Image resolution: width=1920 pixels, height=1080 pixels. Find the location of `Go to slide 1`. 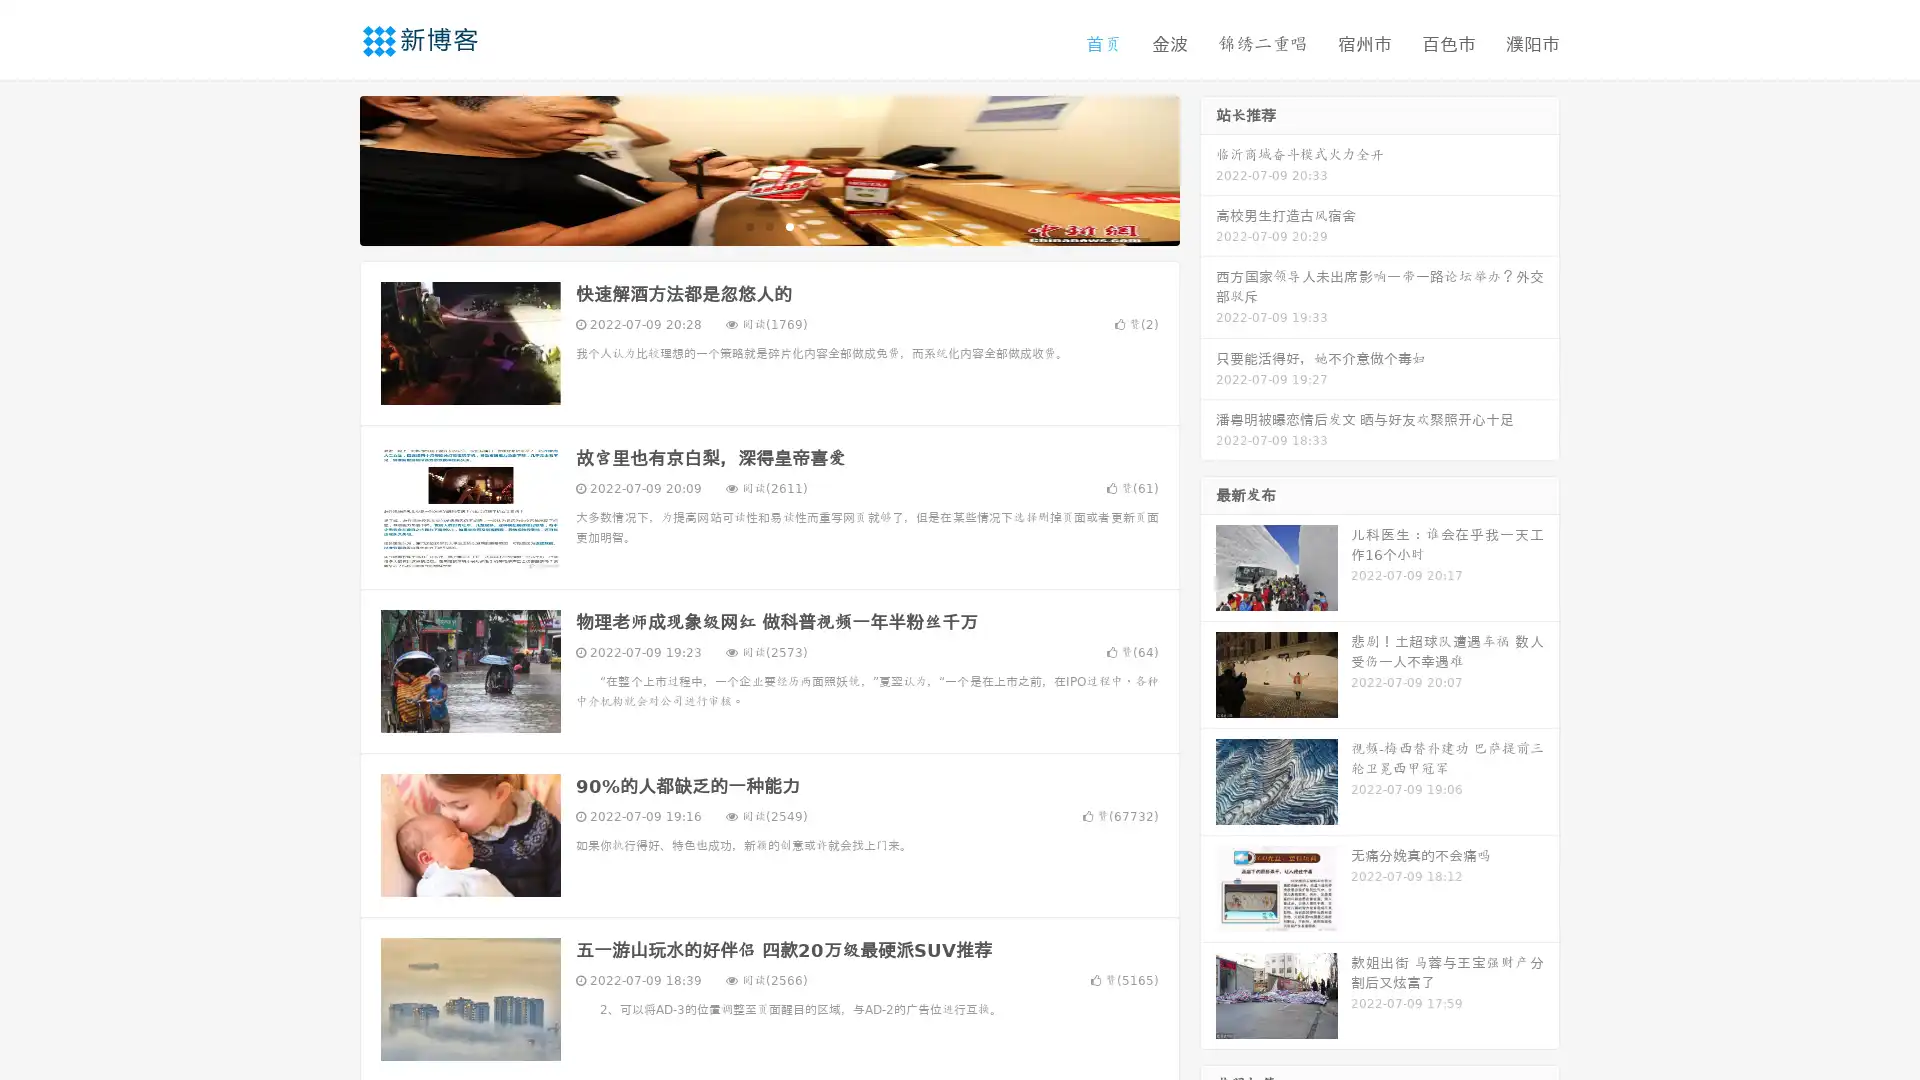

Go to slide 1 is located at coordinates (748, 225).